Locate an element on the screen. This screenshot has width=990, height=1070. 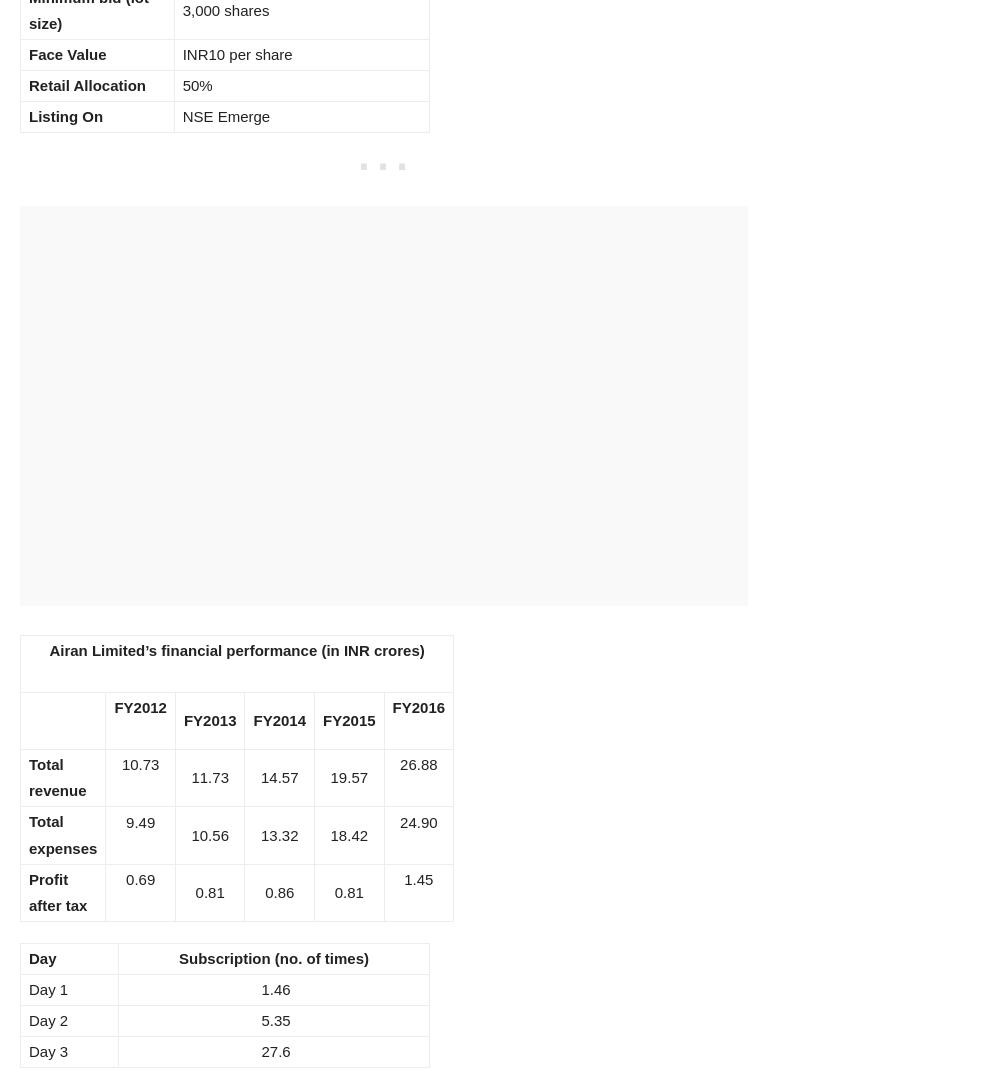
'27.6' is located at coordinates (257, 1051).